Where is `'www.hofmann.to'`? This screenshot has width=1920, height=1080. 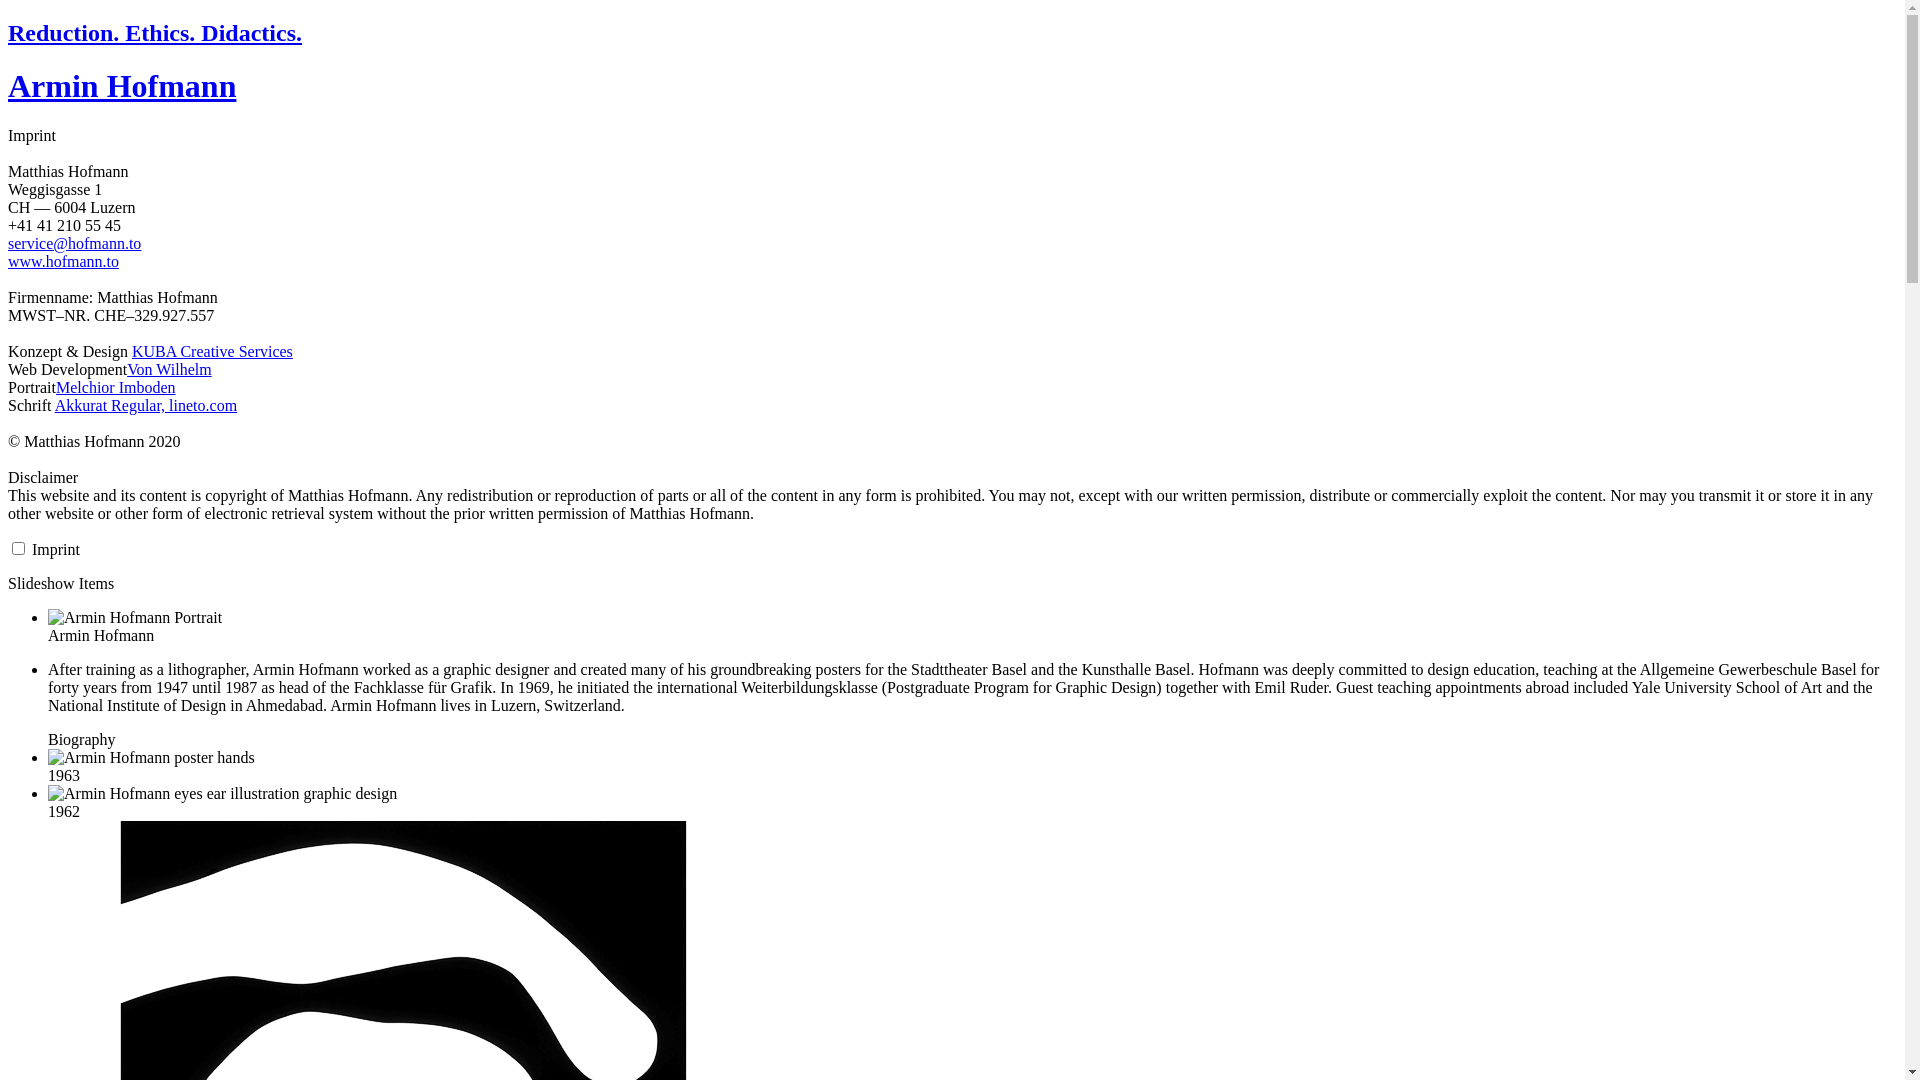 'www.hofmann.to' is located at coordinates (8, 260).